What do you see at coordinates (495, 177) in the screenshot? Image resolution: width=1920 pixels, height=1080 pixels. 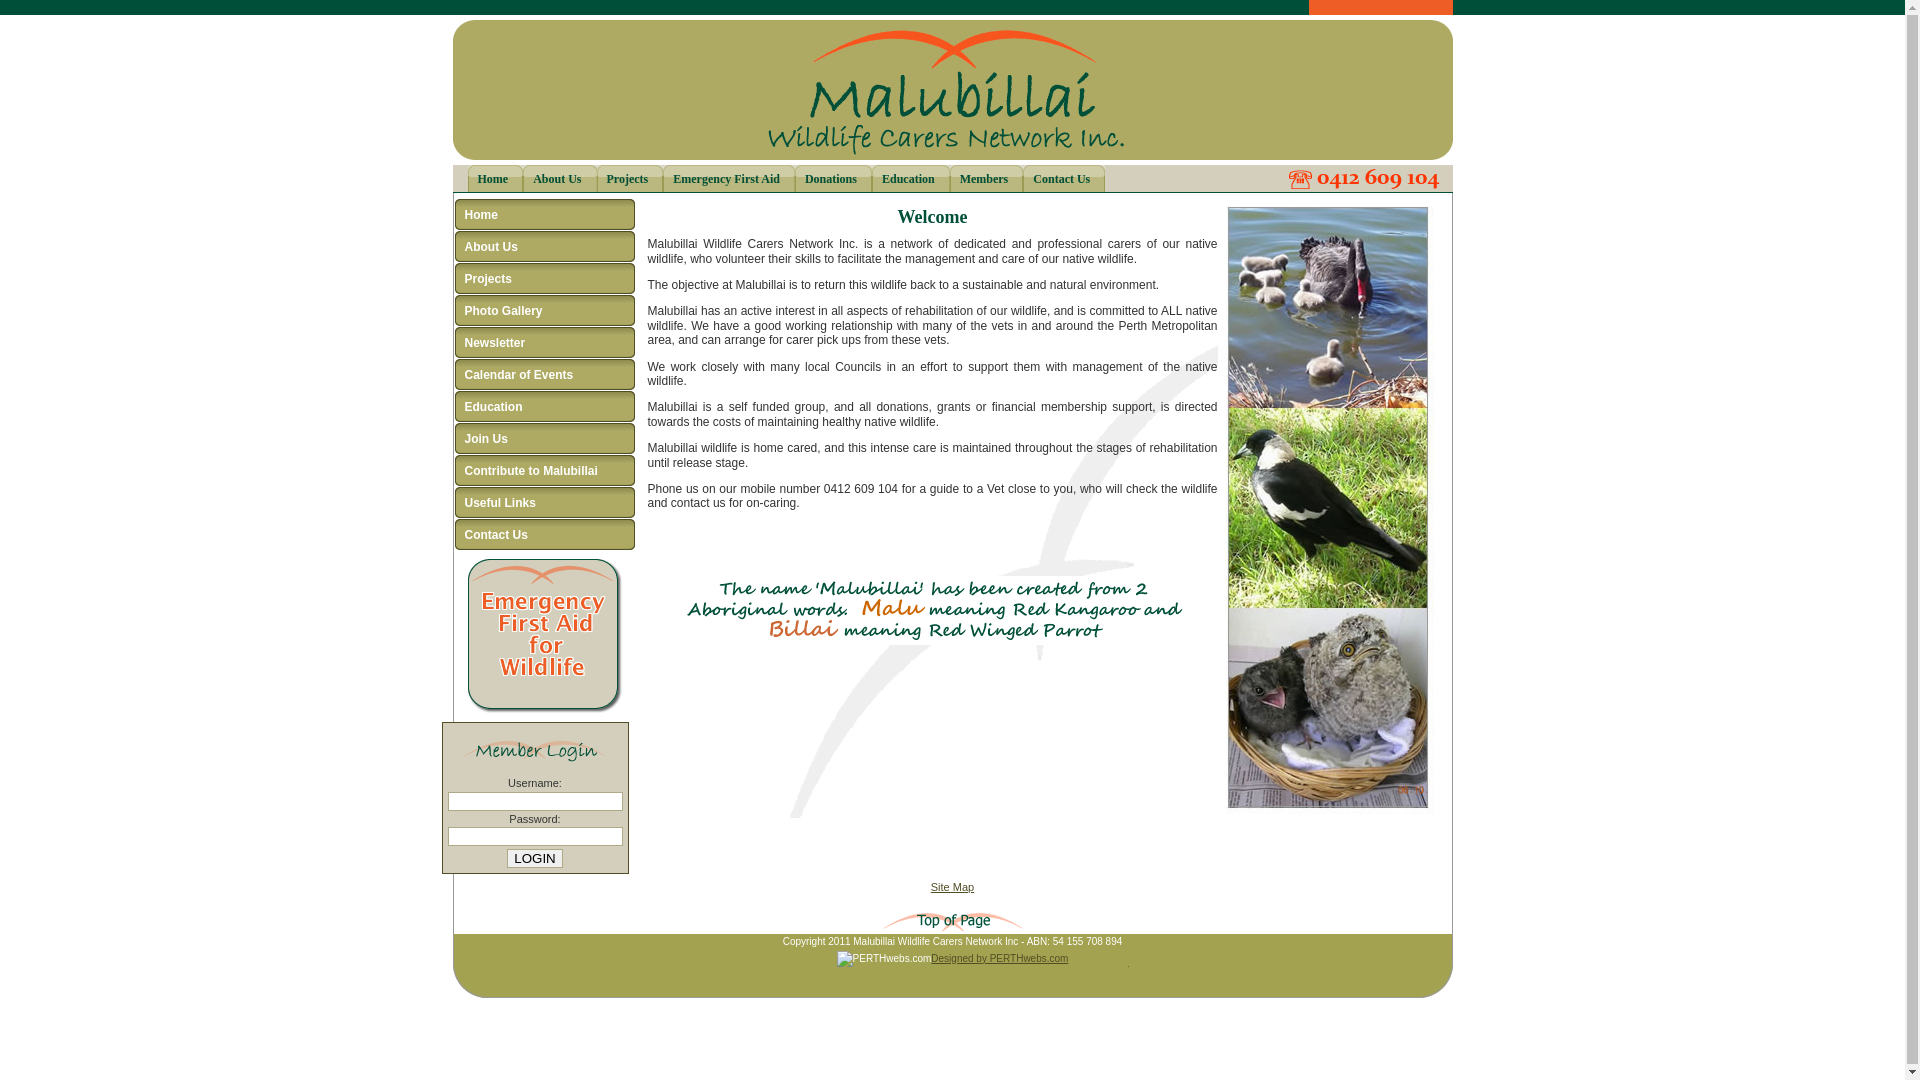 I see `'Home'` at bounding box center [495, 177].